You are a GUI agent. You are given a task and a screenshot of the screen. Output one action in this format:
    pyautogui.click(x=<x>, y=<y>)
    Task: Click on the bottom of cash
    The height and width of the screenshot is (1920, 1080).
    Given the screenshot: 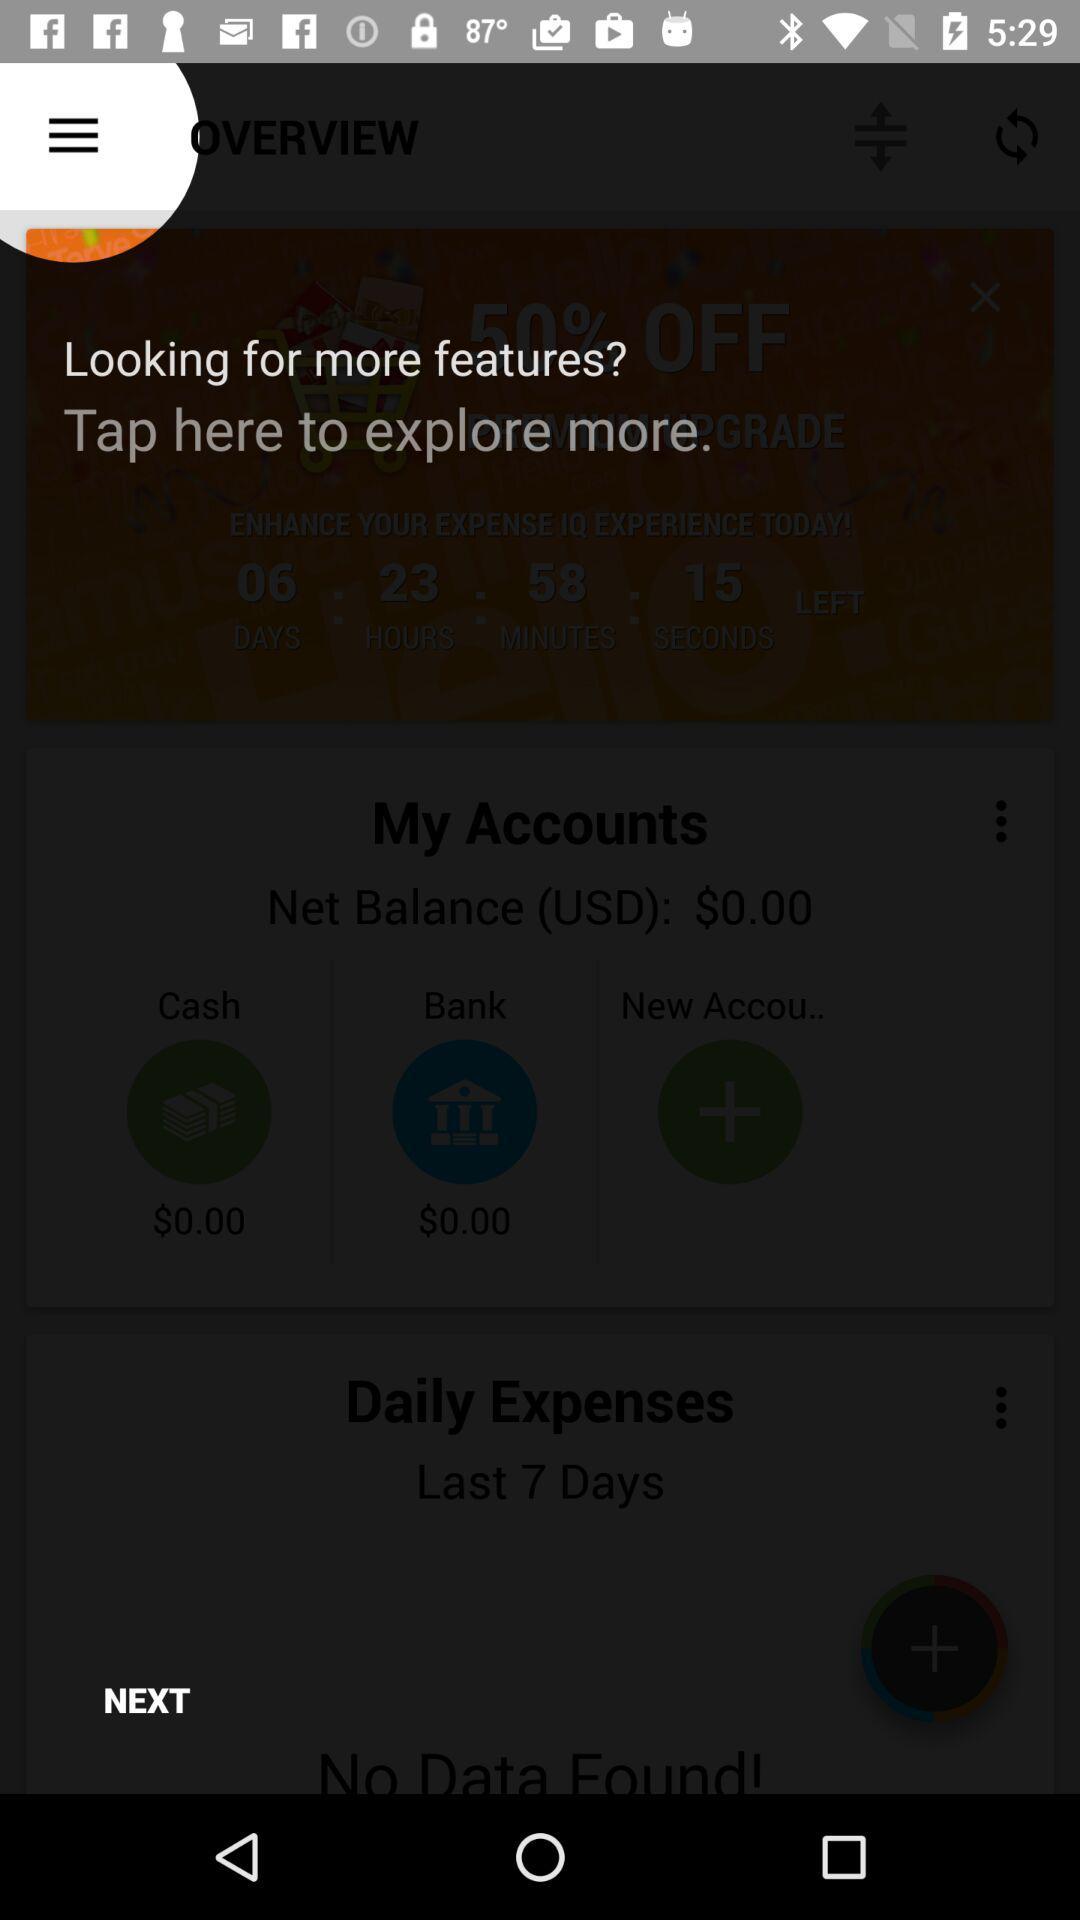 What is the action you would take?
    pyautogui.click(x=199, y=1111)
    